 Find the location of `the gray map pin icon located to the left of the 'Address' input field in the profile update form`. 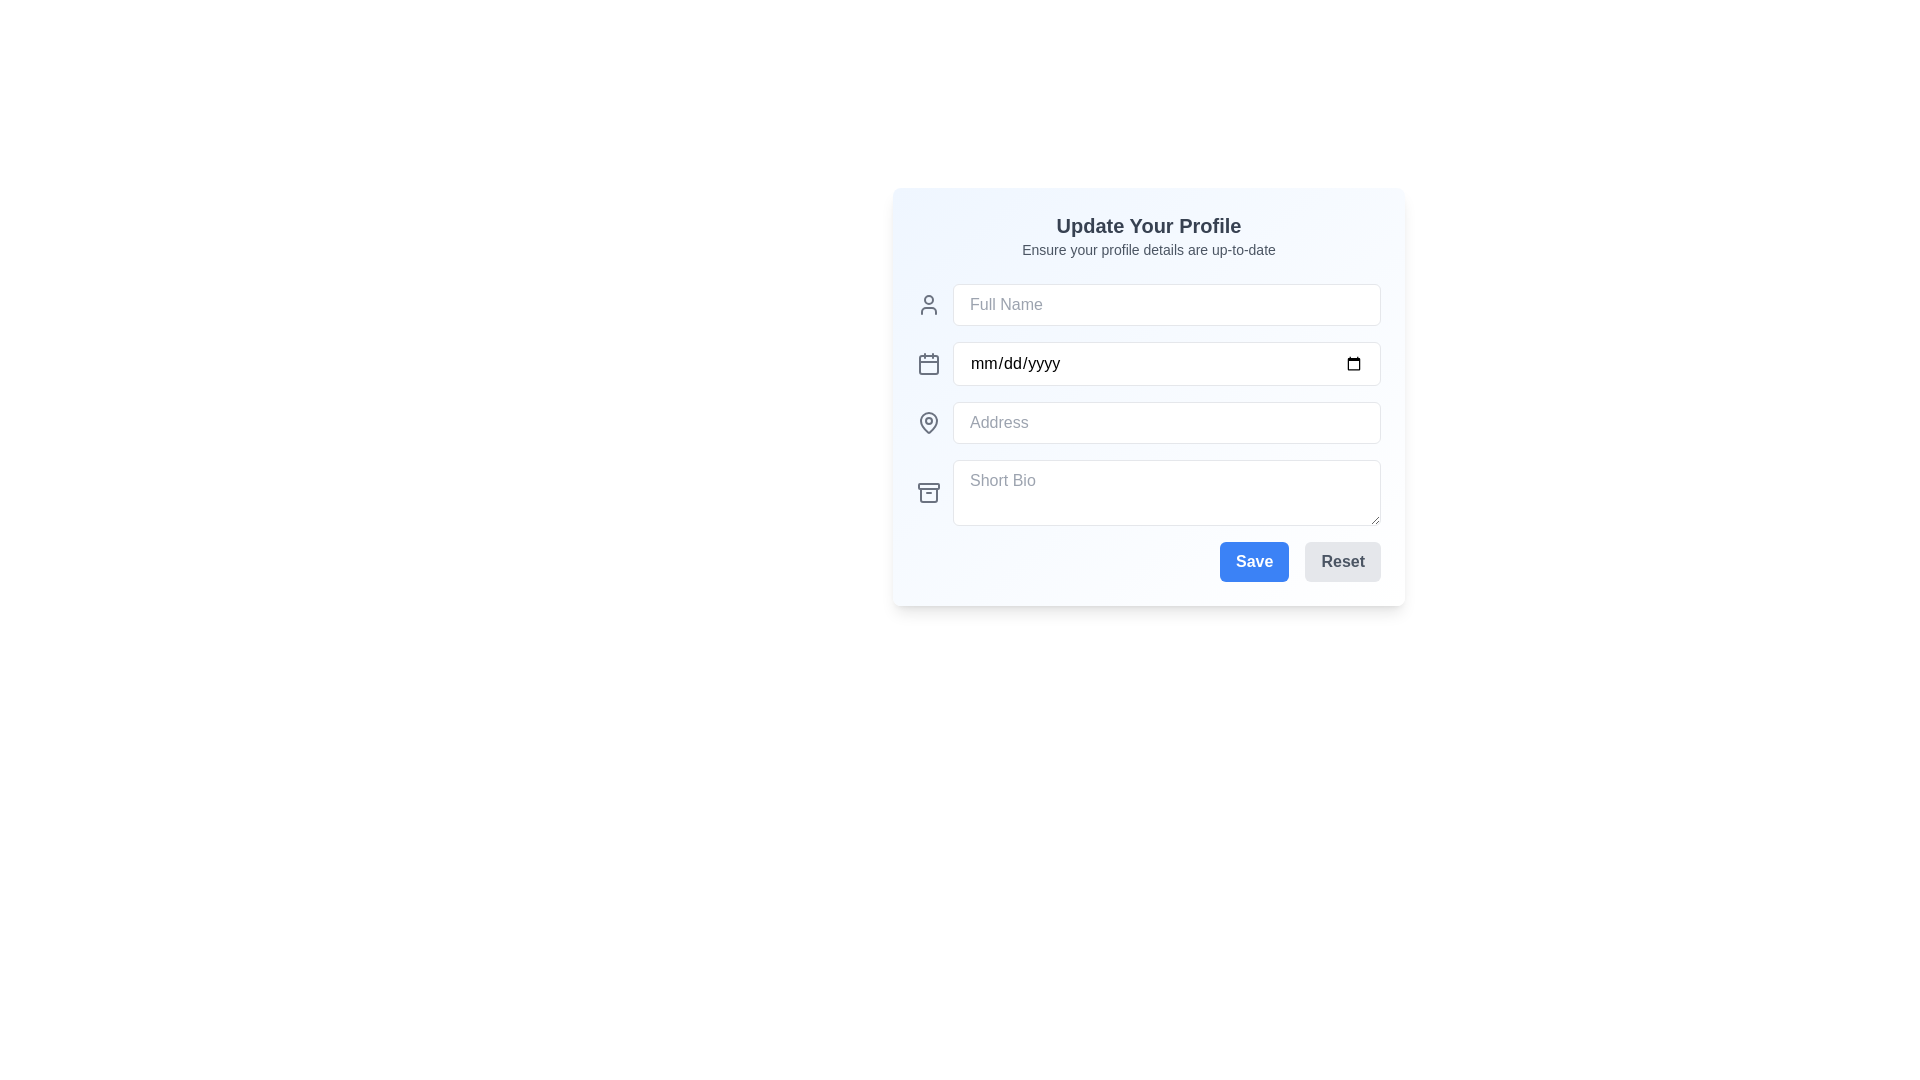

the gray map pin icon located to the left of the 'Address' input field in the profile update form is located at coordinates (928, 422).